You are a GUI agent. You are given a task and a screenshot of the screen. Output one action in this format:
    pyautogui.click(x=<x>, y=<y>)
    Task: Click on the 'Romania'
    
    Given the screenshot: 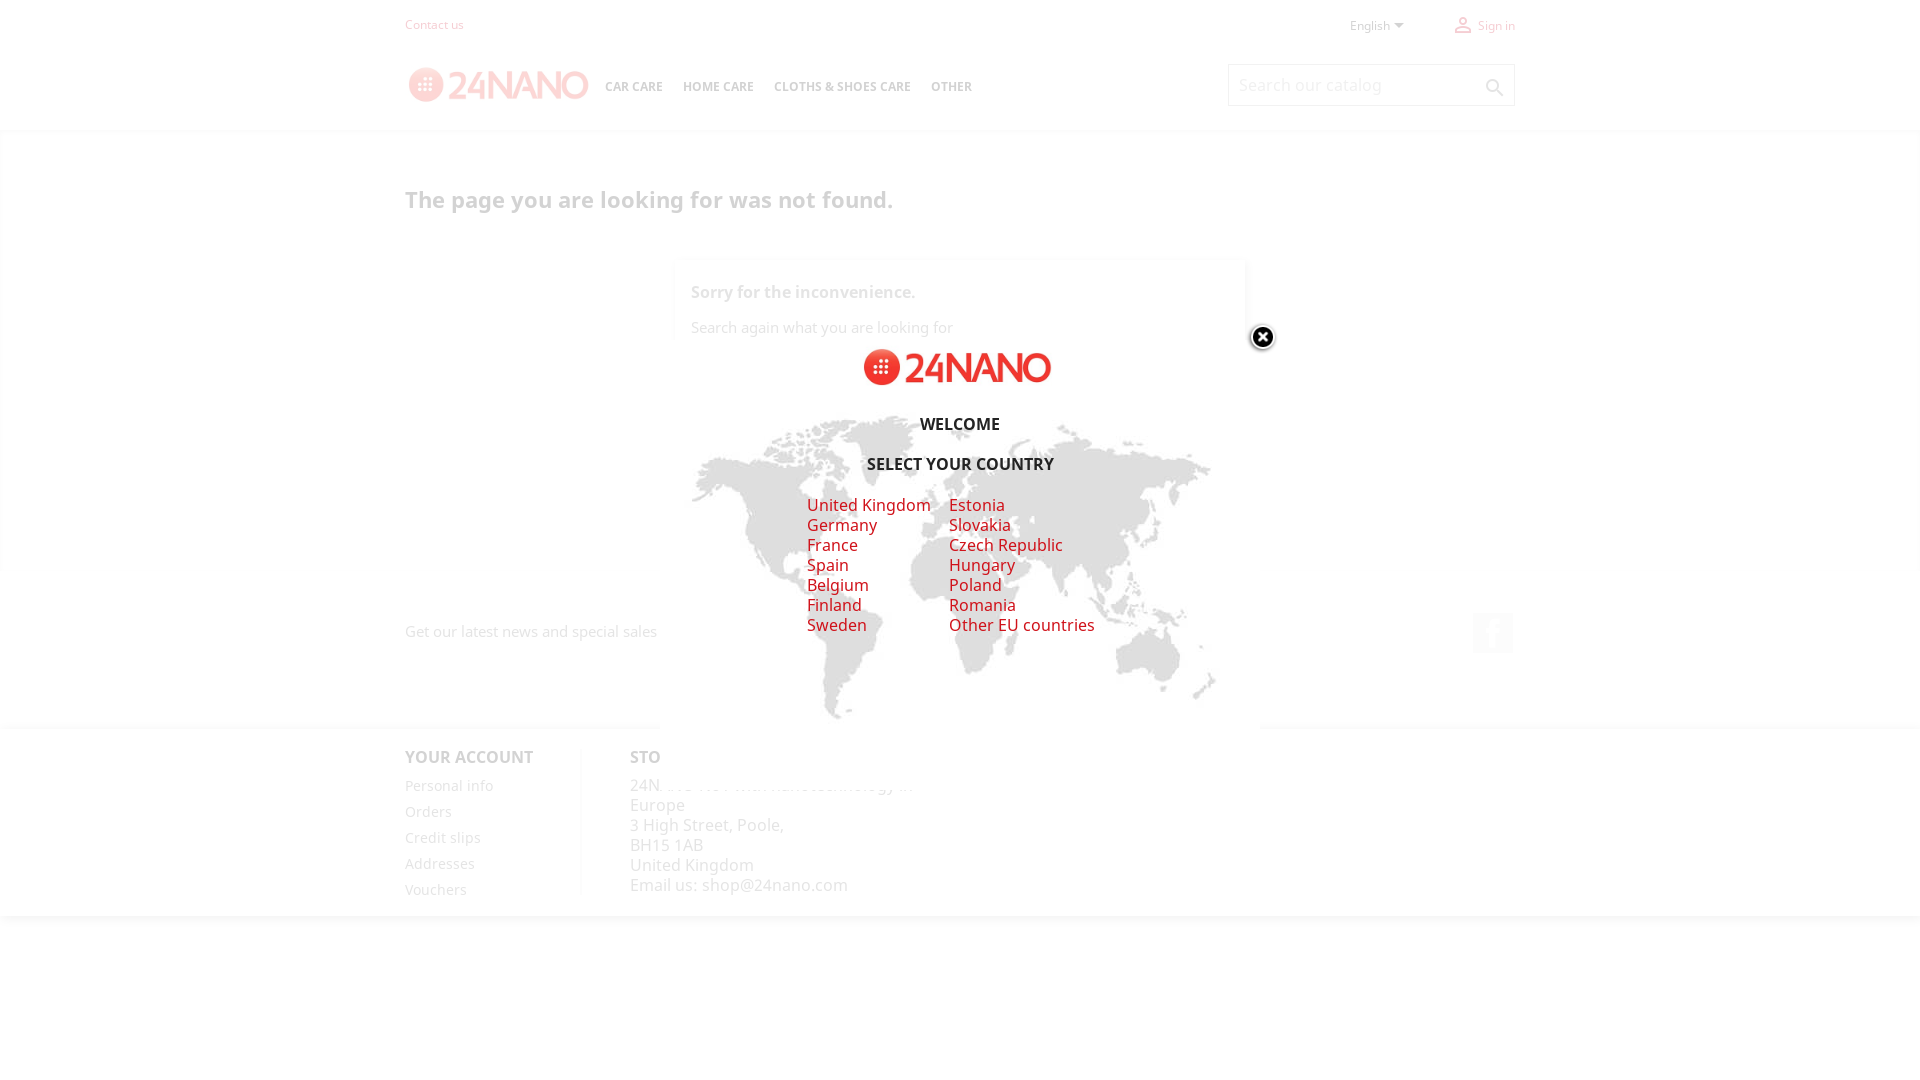 What is the action you would take?
    pyautogui.click(x=982, y=604)
    